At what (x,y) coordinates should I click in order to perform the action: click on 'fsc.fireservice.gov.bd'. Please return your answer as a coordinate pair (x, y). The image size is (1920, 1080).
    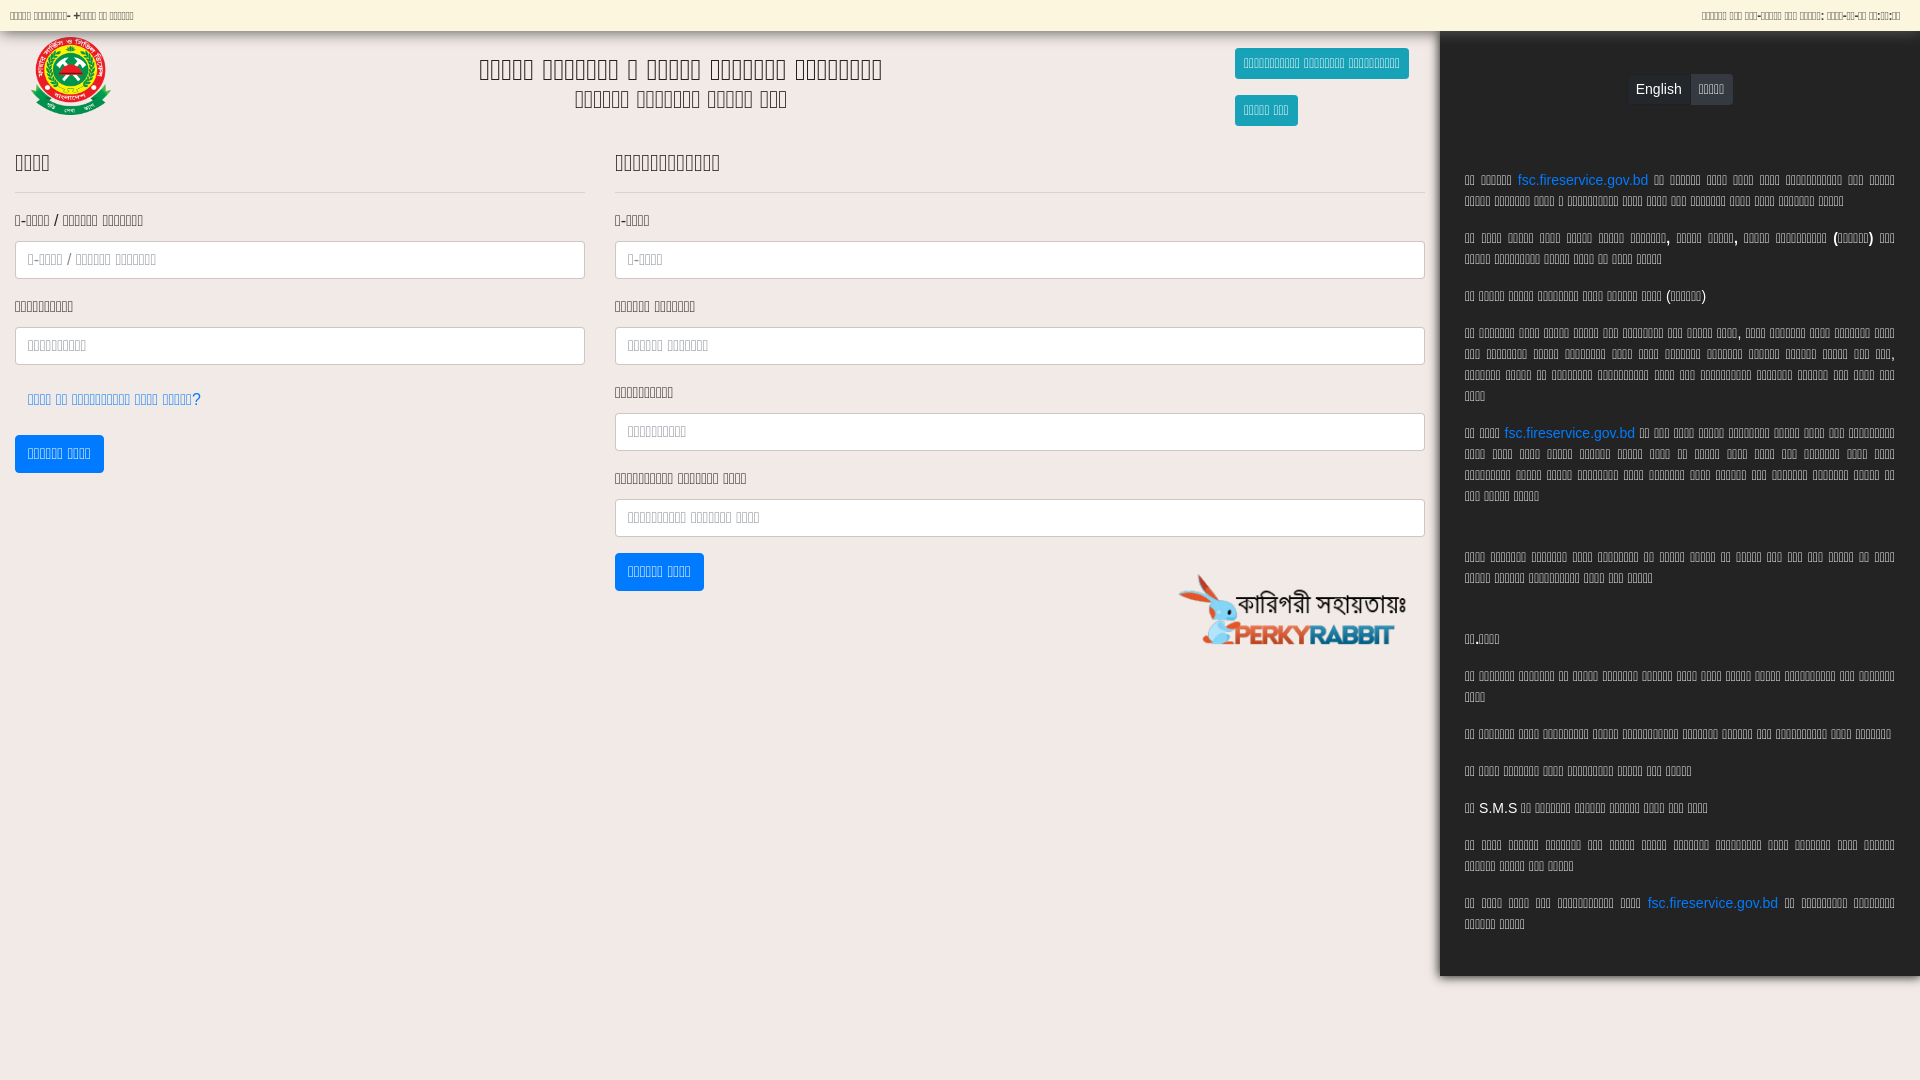
    Looking at the image, I should click on (1568, 431).